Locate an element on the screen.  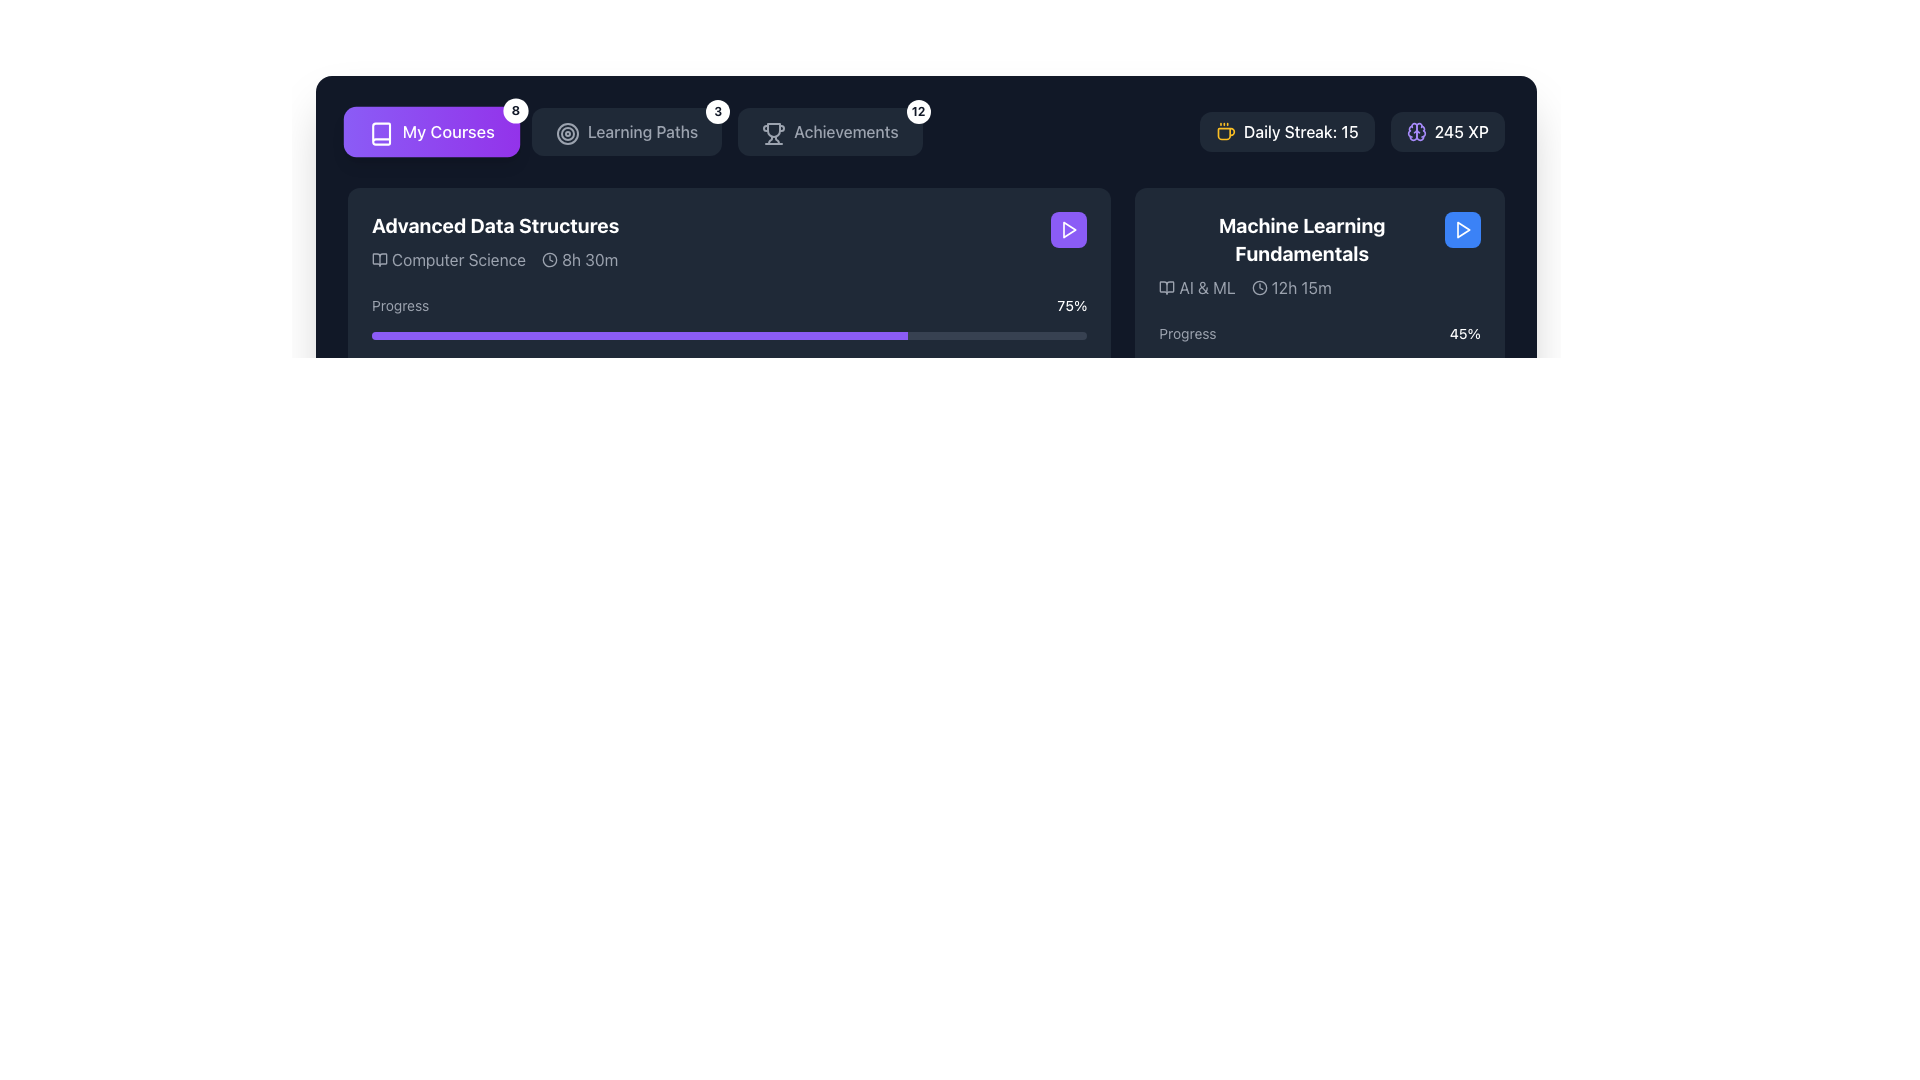
the icon representing a time duration, which is located to the immediate left of the text '8h 30m' in the middle section of the card for 'Advanced Data Structures' is located at coordinates (550, 258).